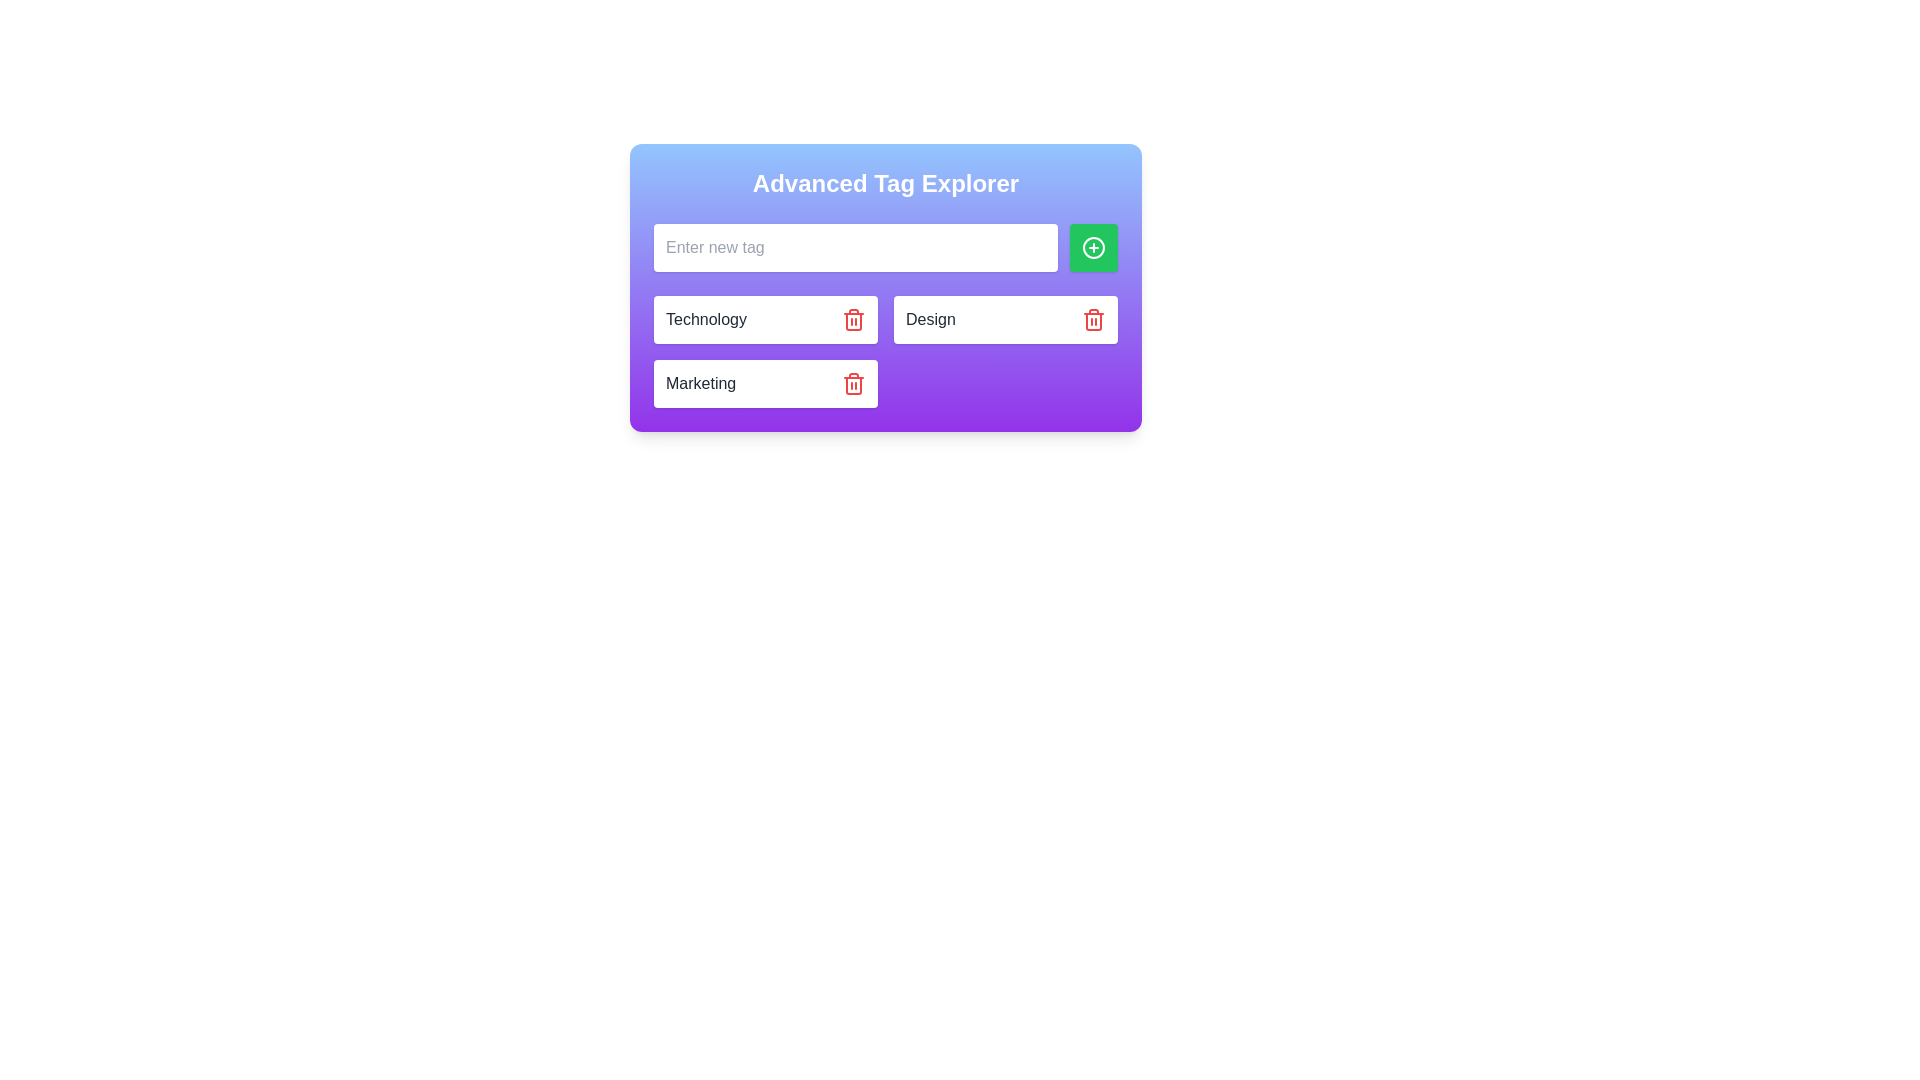 The height and width of the screenshot is (1080, 1920). I want to click on text label displaying 'Marketing' in dark gray font, which is centrally aligned within a rectangular card in the third row of the 'Advanced Tag Explorer' panel, so click(701, 384).